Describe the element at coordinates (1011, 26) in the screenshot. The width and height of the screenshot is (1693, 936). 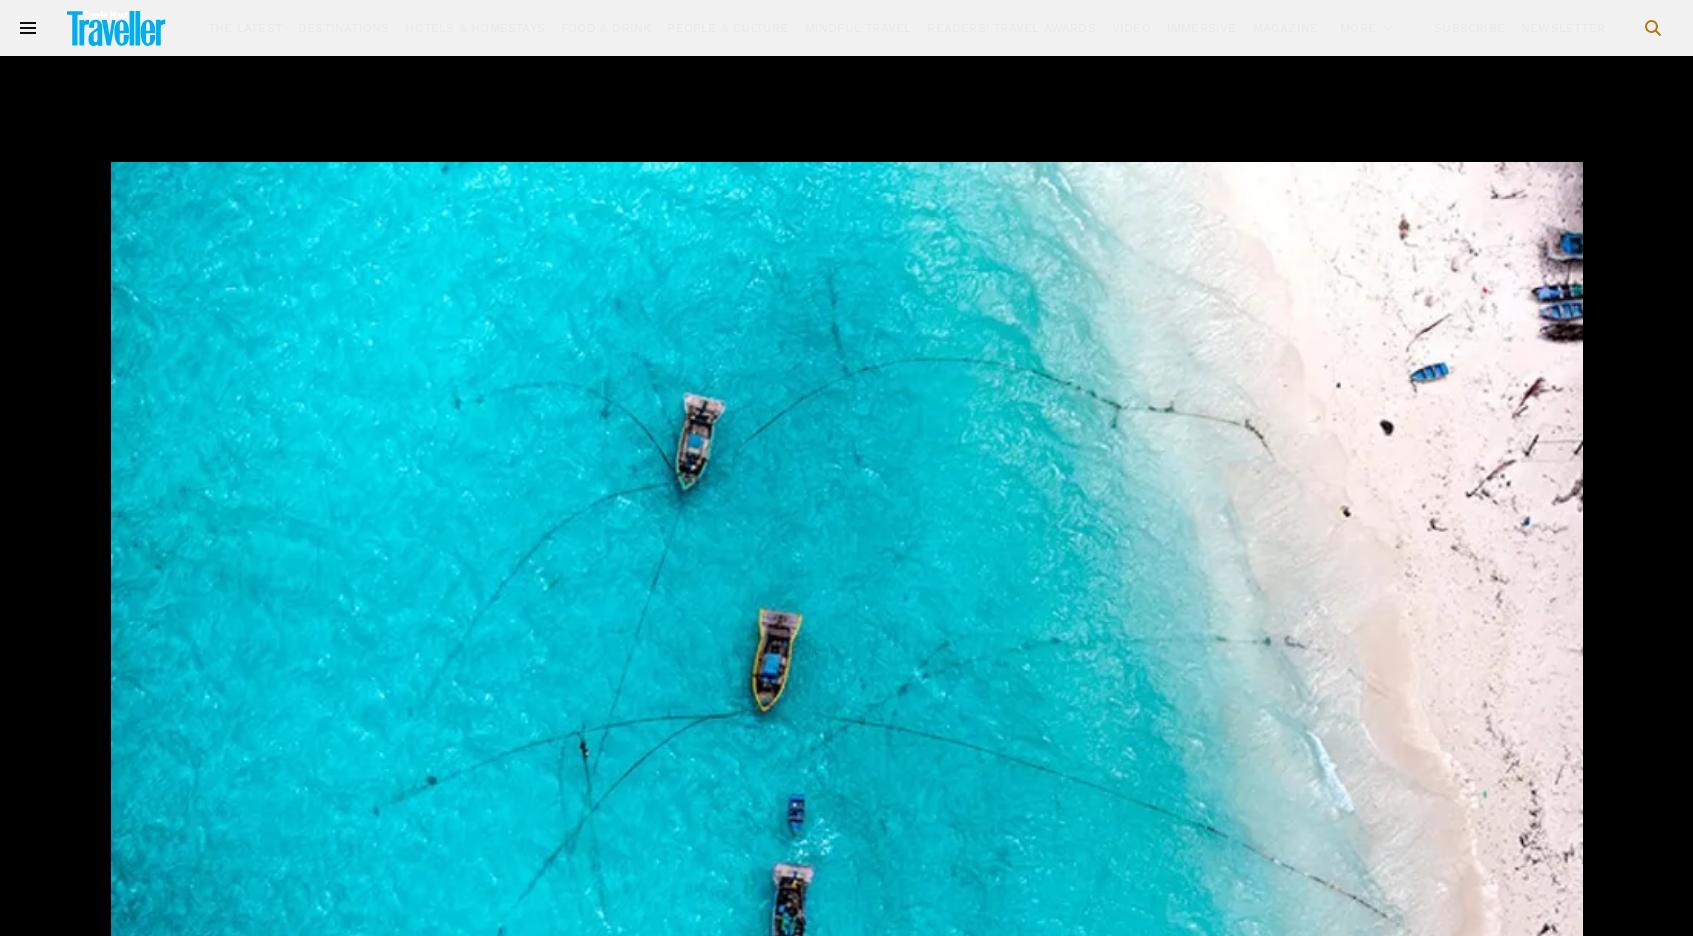
I see `'Readers' Travel Awards'` at that location.